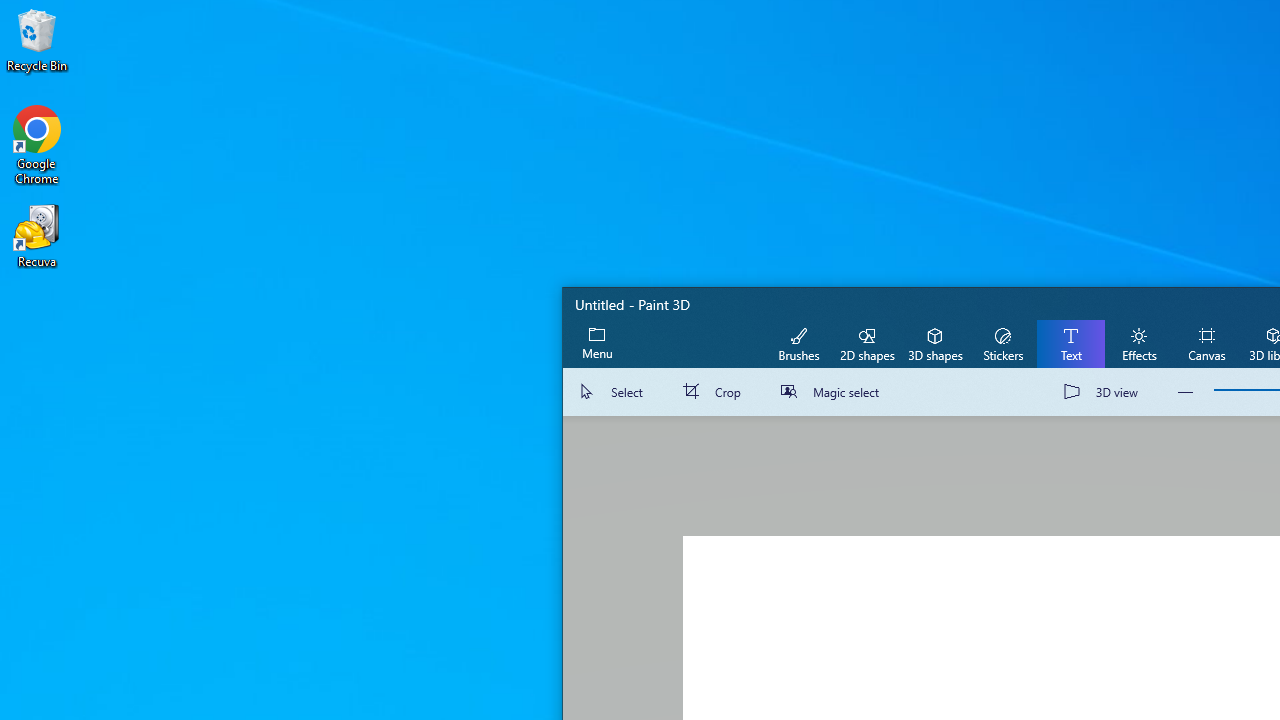 The image size is (1280, 720). I want to click on 'Effects', so click(1138, 342).